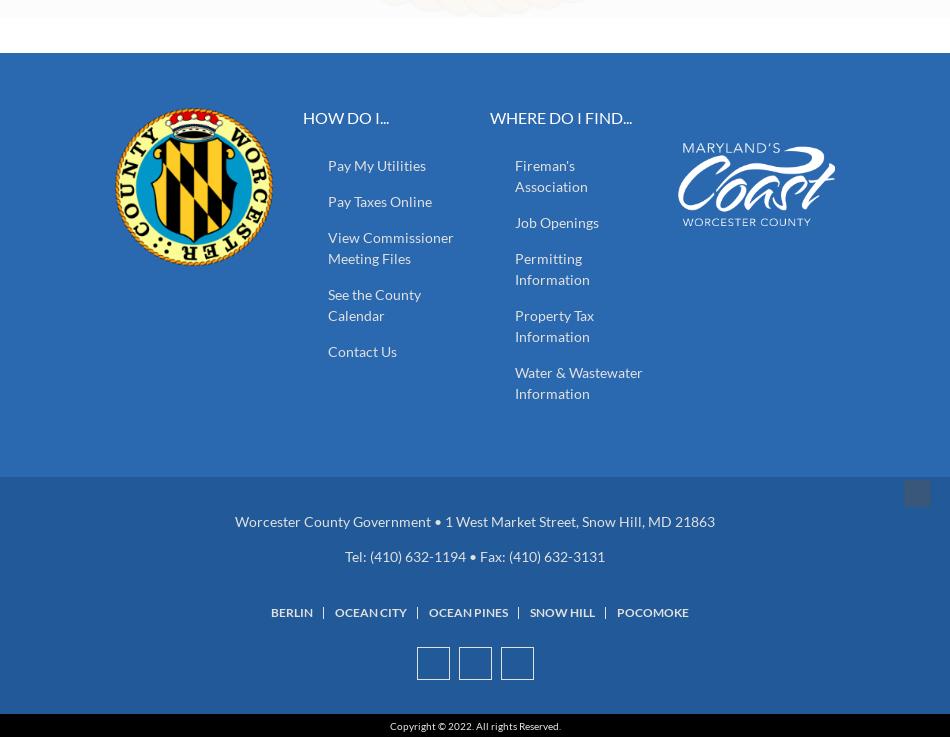 The width and height of the screenshot is (950, 737). I want to click on 'Ocean City', so click(369, 611).